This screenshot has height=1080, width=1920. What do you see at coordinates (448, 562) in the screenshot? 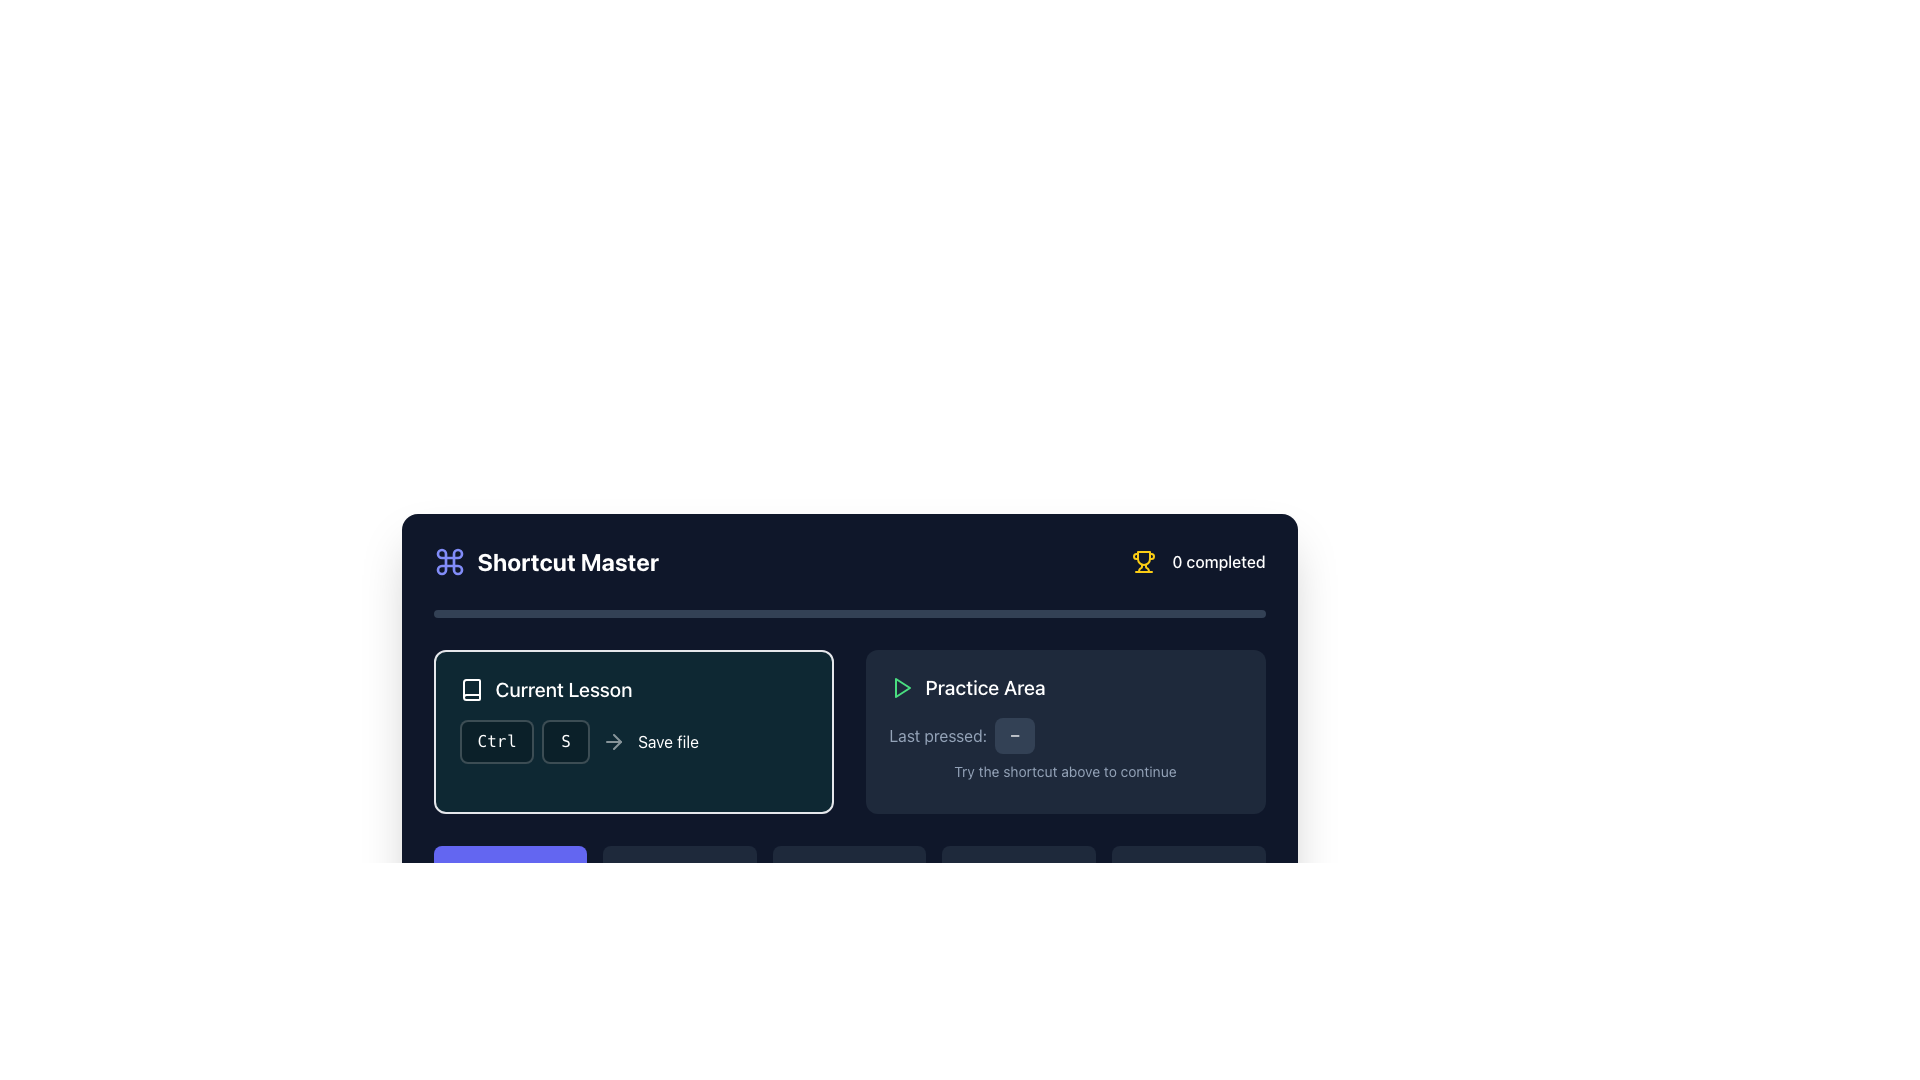
I see `the decorative icon for the 'Shortcut Master' header section, which signifies the application's branding and thematic focus` at bounding box center [448, 562].